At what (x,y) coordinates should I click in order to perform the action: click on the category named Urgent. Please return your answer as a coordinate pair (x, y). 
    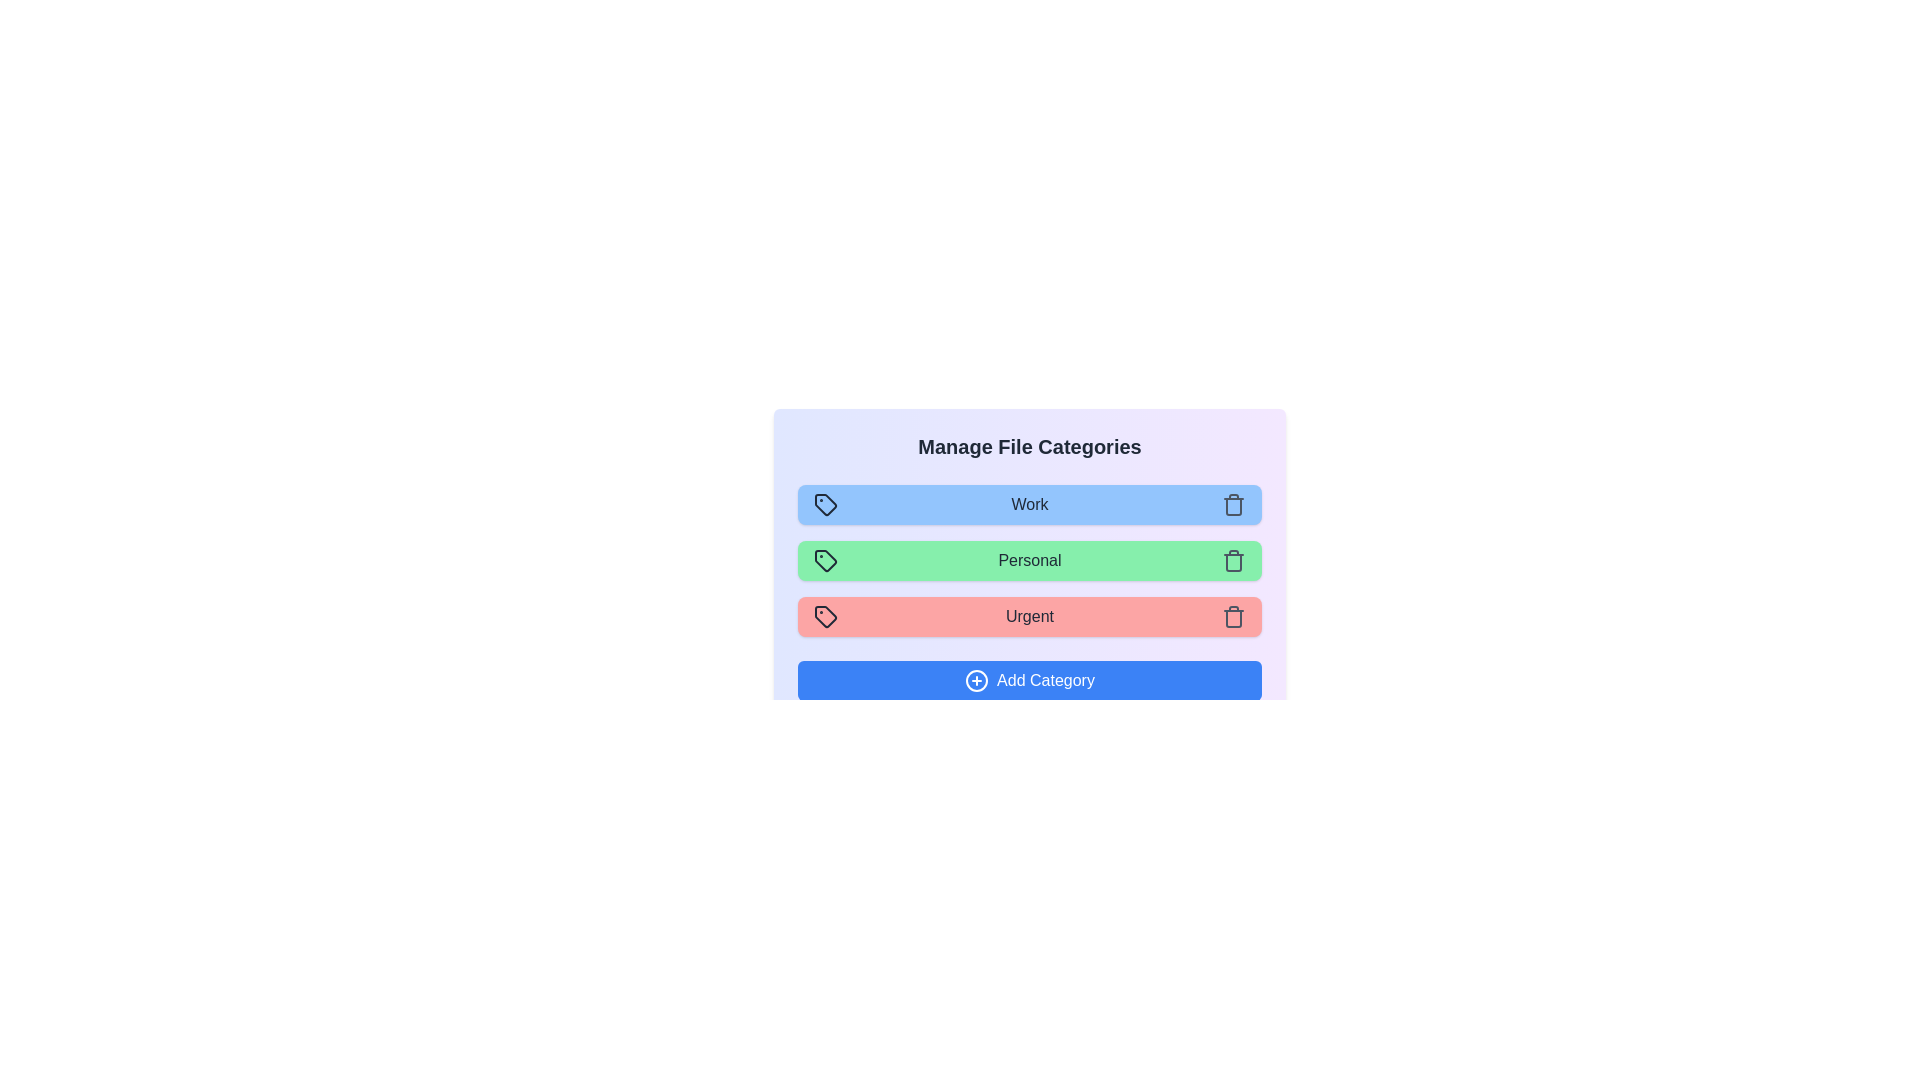
    Looking at the image, I should click on (1030, 616).